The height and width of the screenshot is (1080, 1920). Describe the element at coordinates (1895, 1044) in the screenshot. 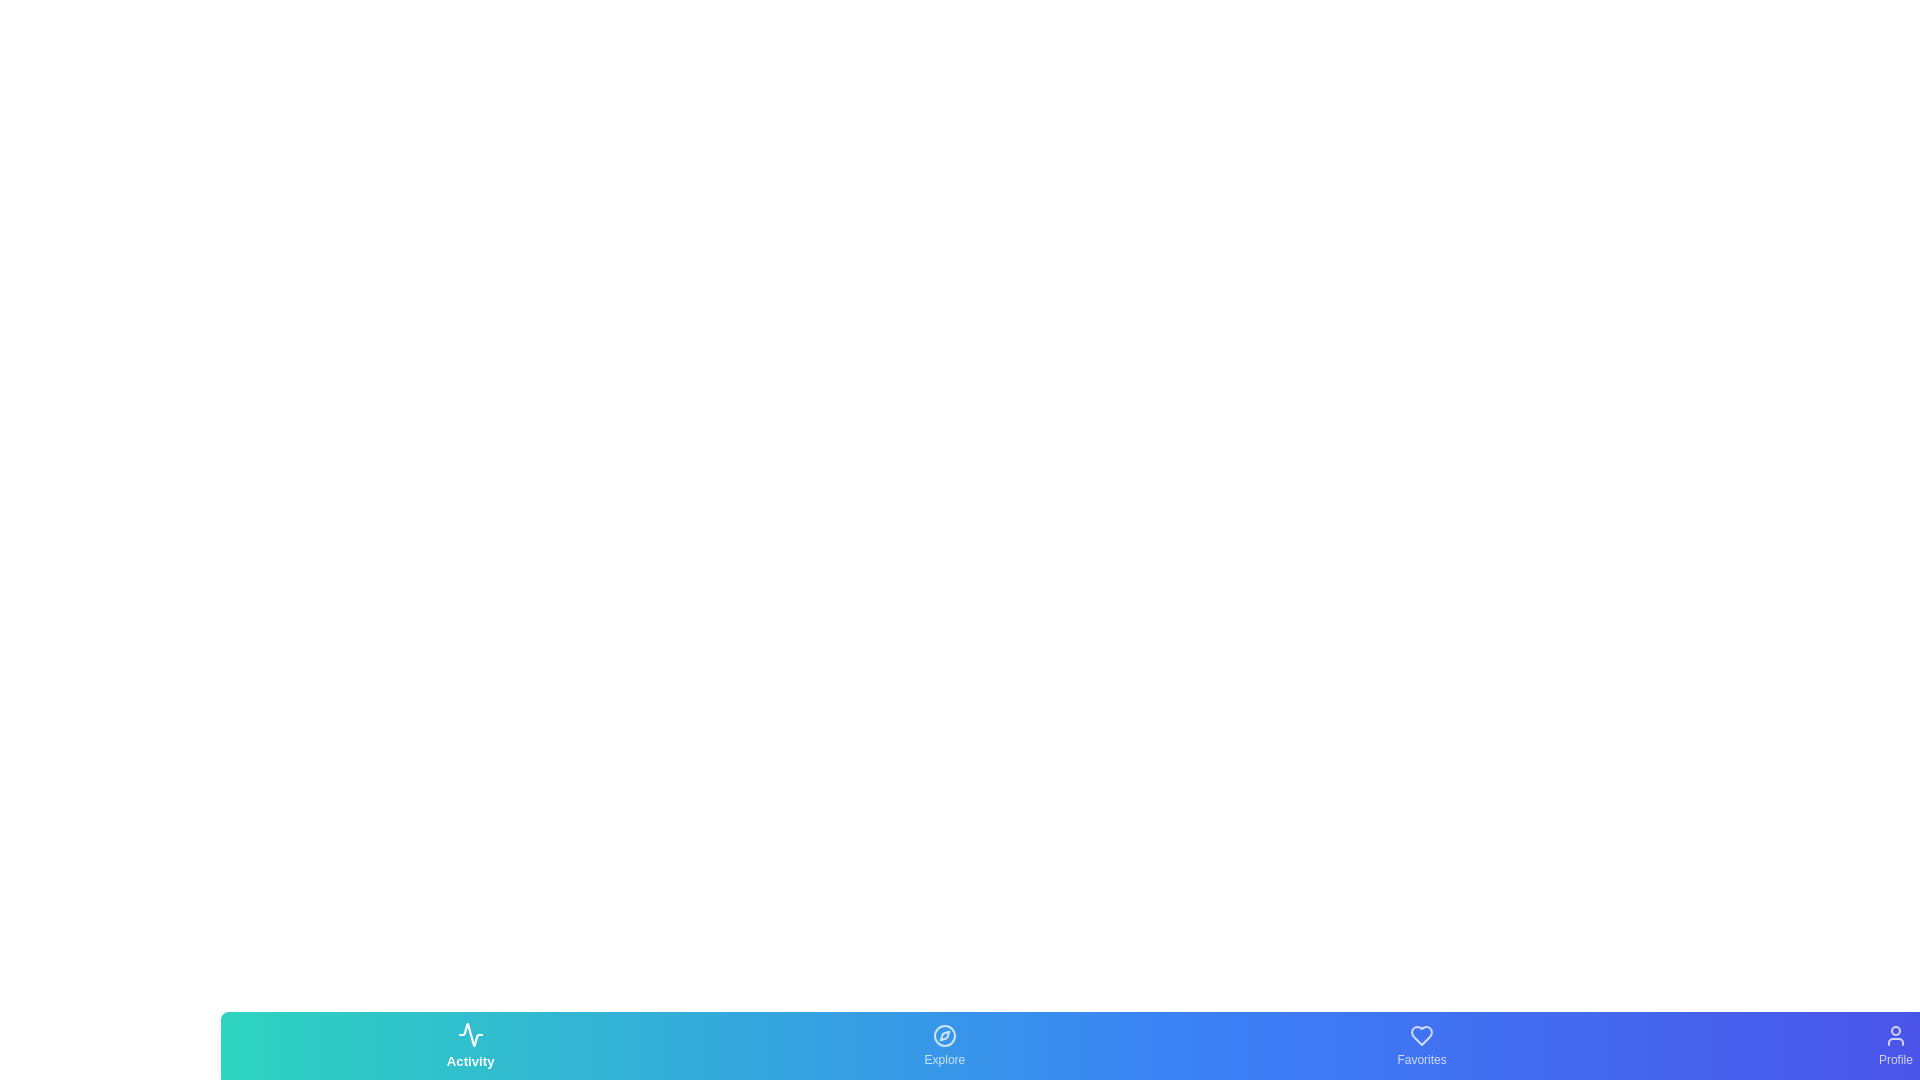

I see `the Profile tab icon` at that location.